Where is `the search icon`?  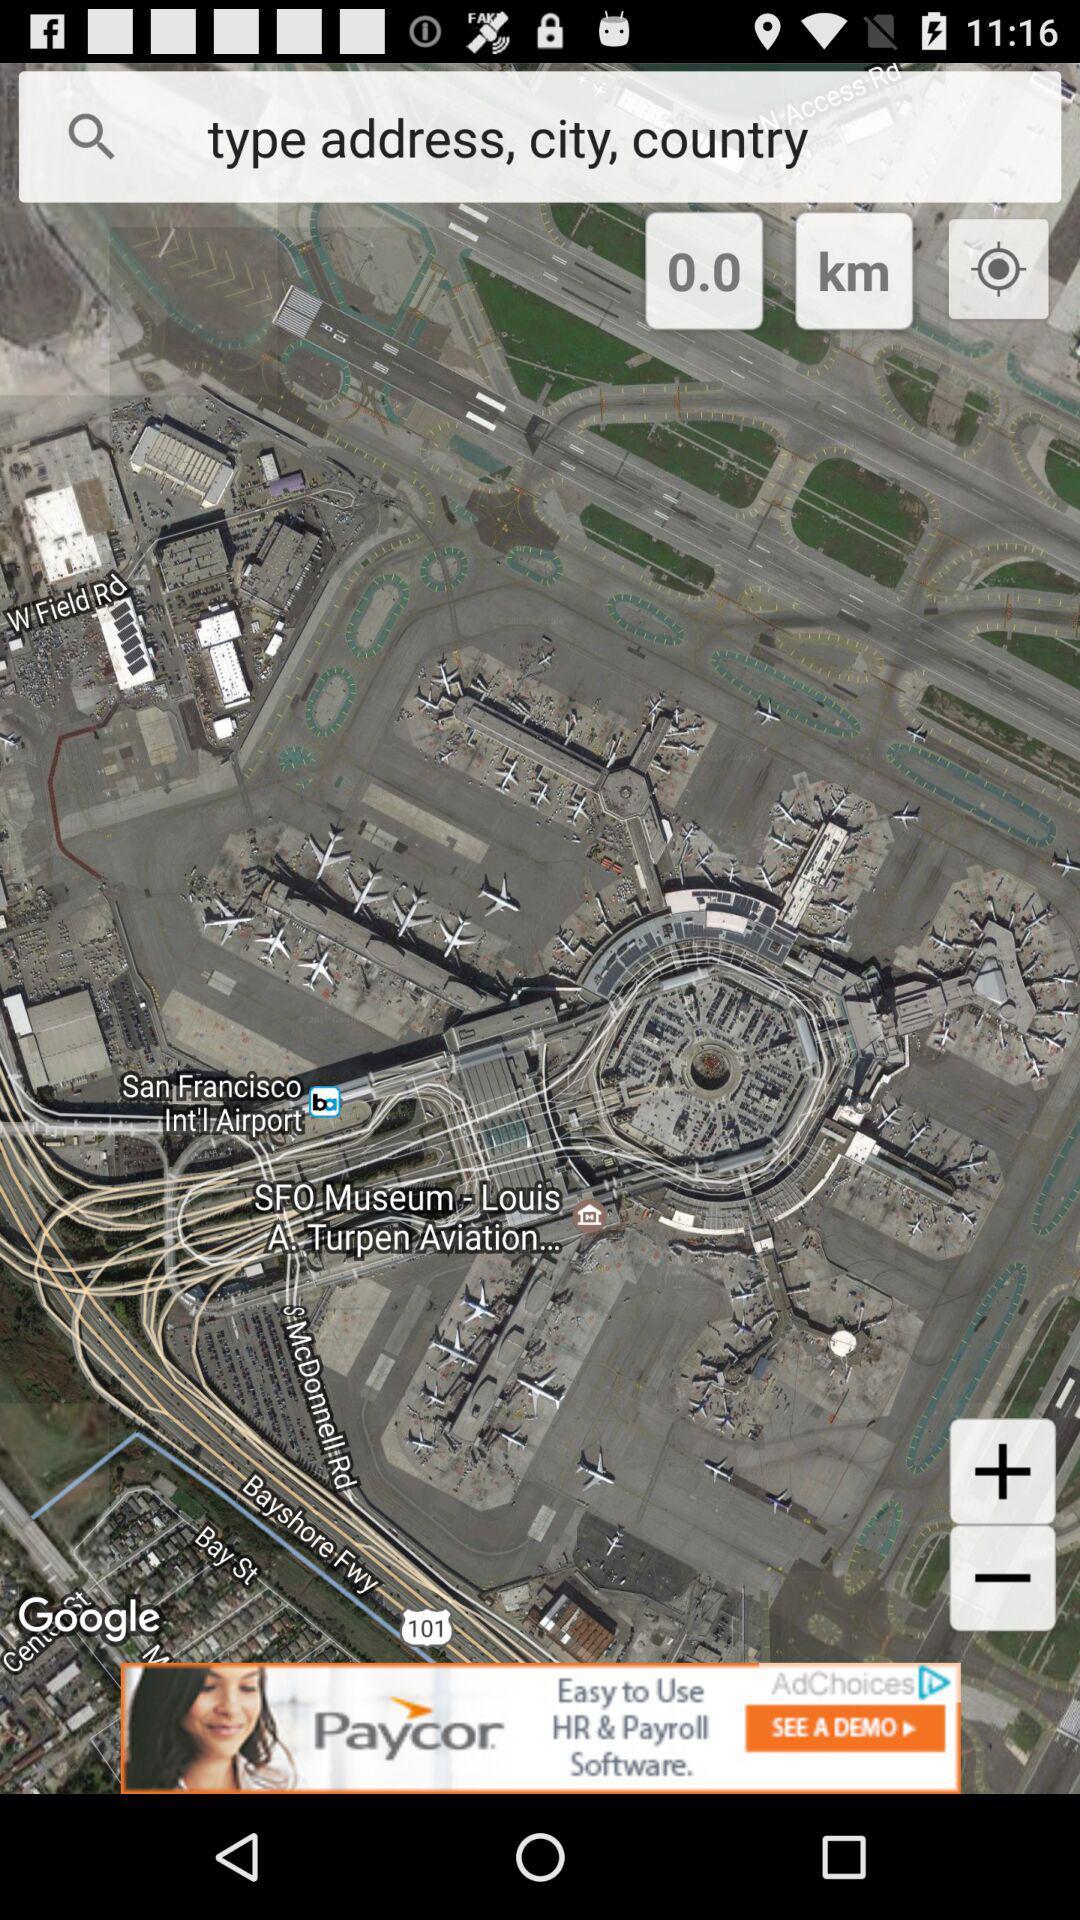
the search icon is located at coordinates (92, 145).